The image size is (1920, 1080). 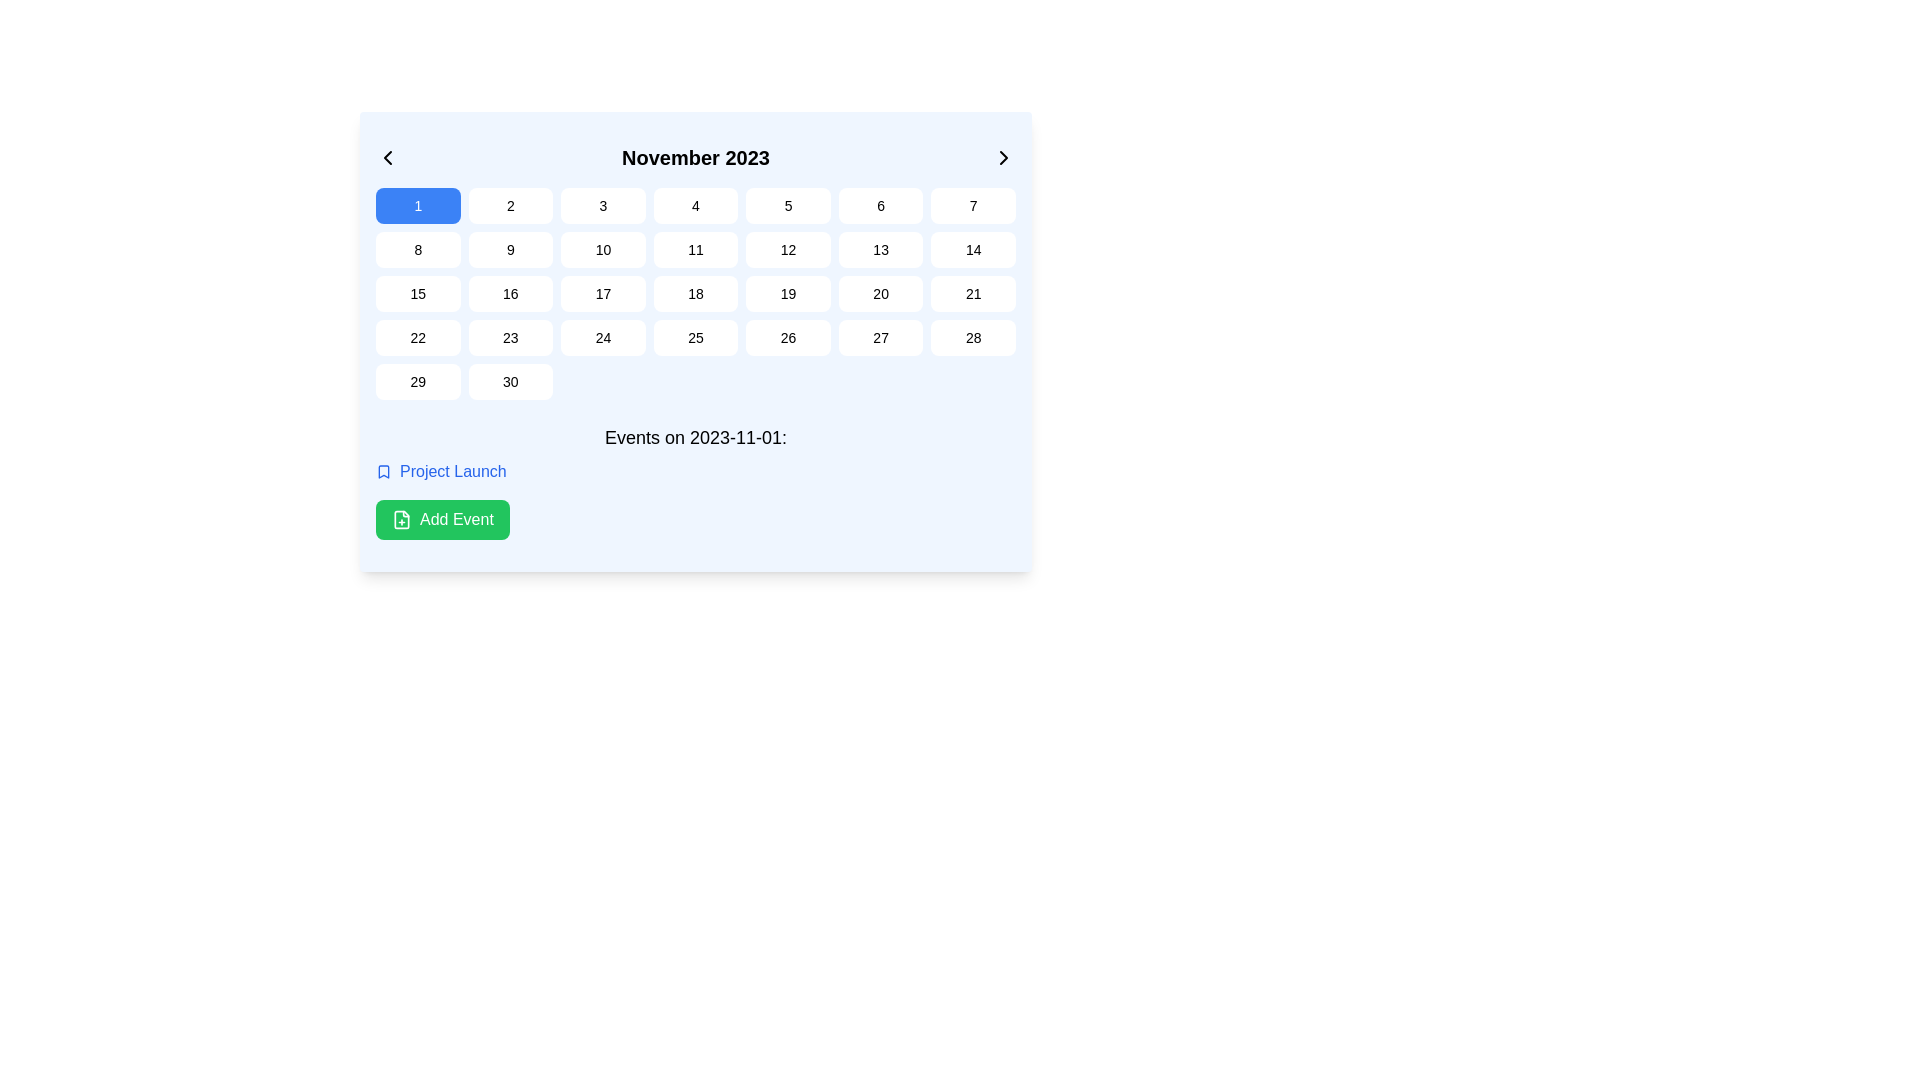 What do you see at coordinates (602, 205) in the screenshot?
I see `the date '3' button in the monthly calendar view` at bounding box center [602, 205].